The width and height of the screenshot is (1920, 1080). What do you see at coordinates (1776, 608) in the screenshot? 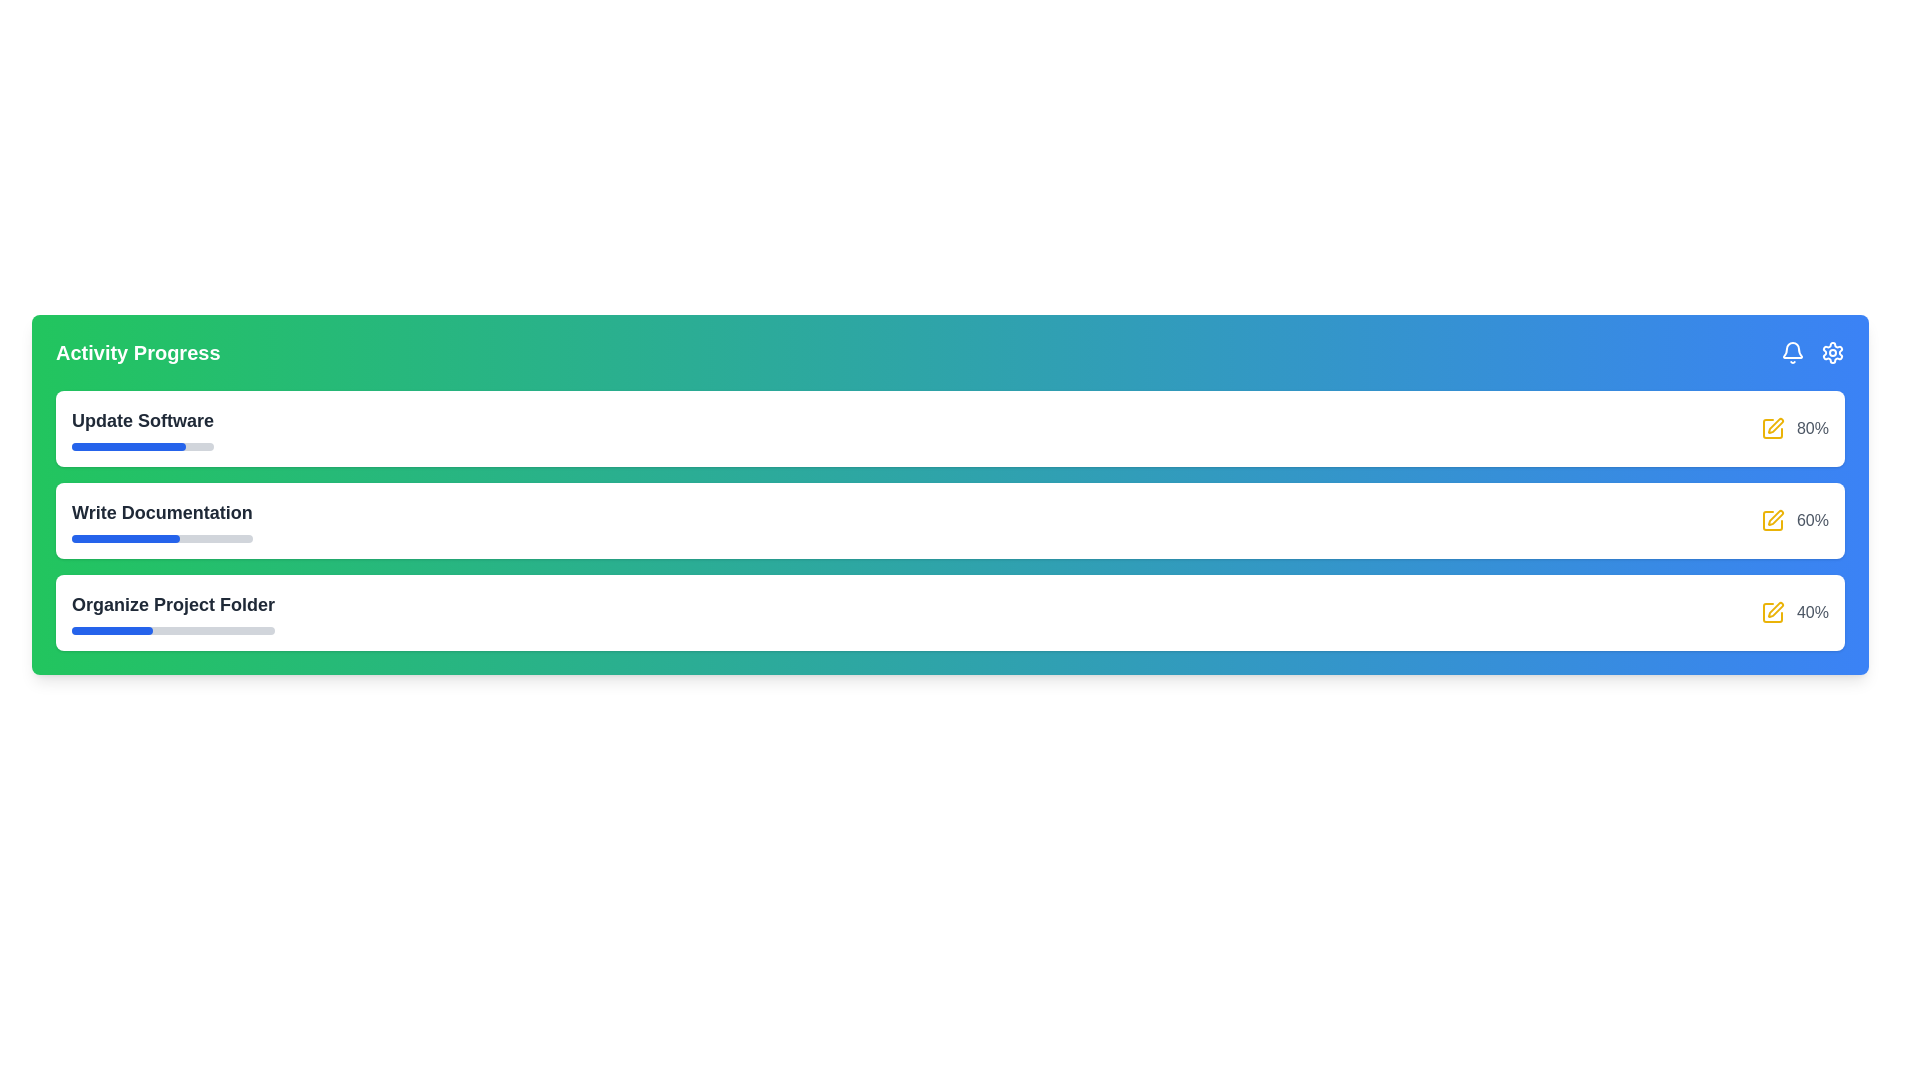
I see `the edit icon located at the right side of the third progress row, adjacent to the '40%' percentage indicator` at bounding box center [1776, 608].